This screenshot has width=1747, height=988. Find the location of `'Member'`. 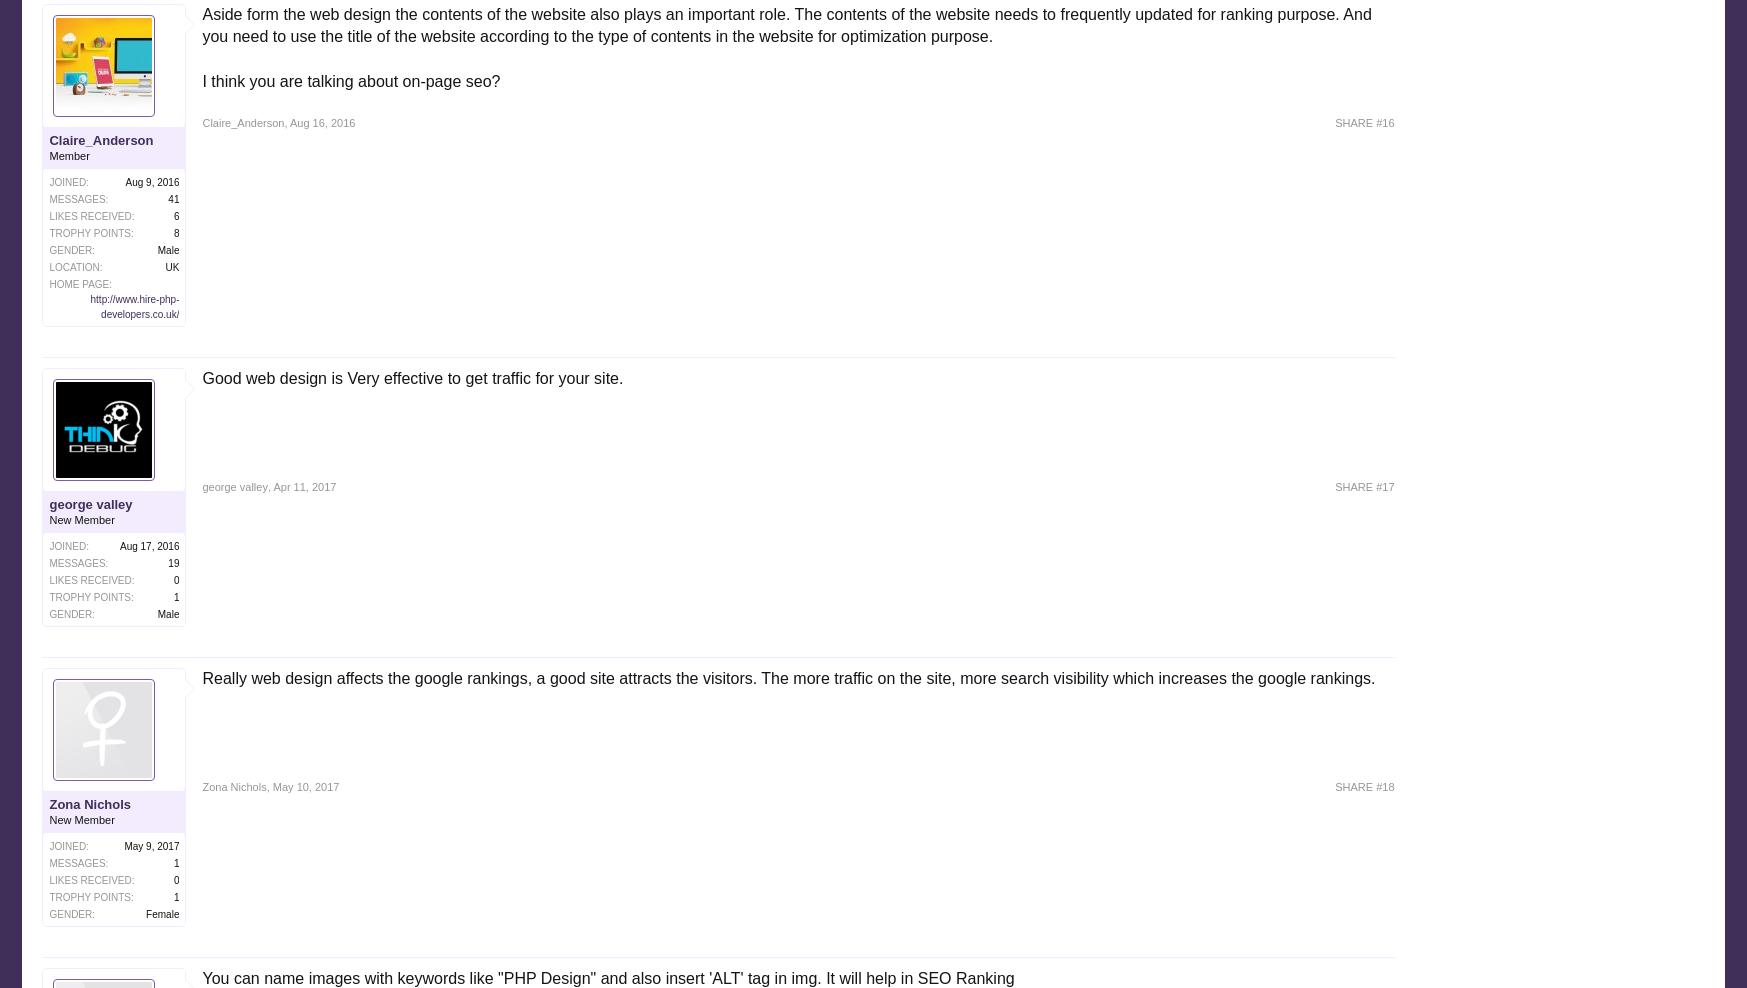

'Member' is located at coordinates (68, 154).